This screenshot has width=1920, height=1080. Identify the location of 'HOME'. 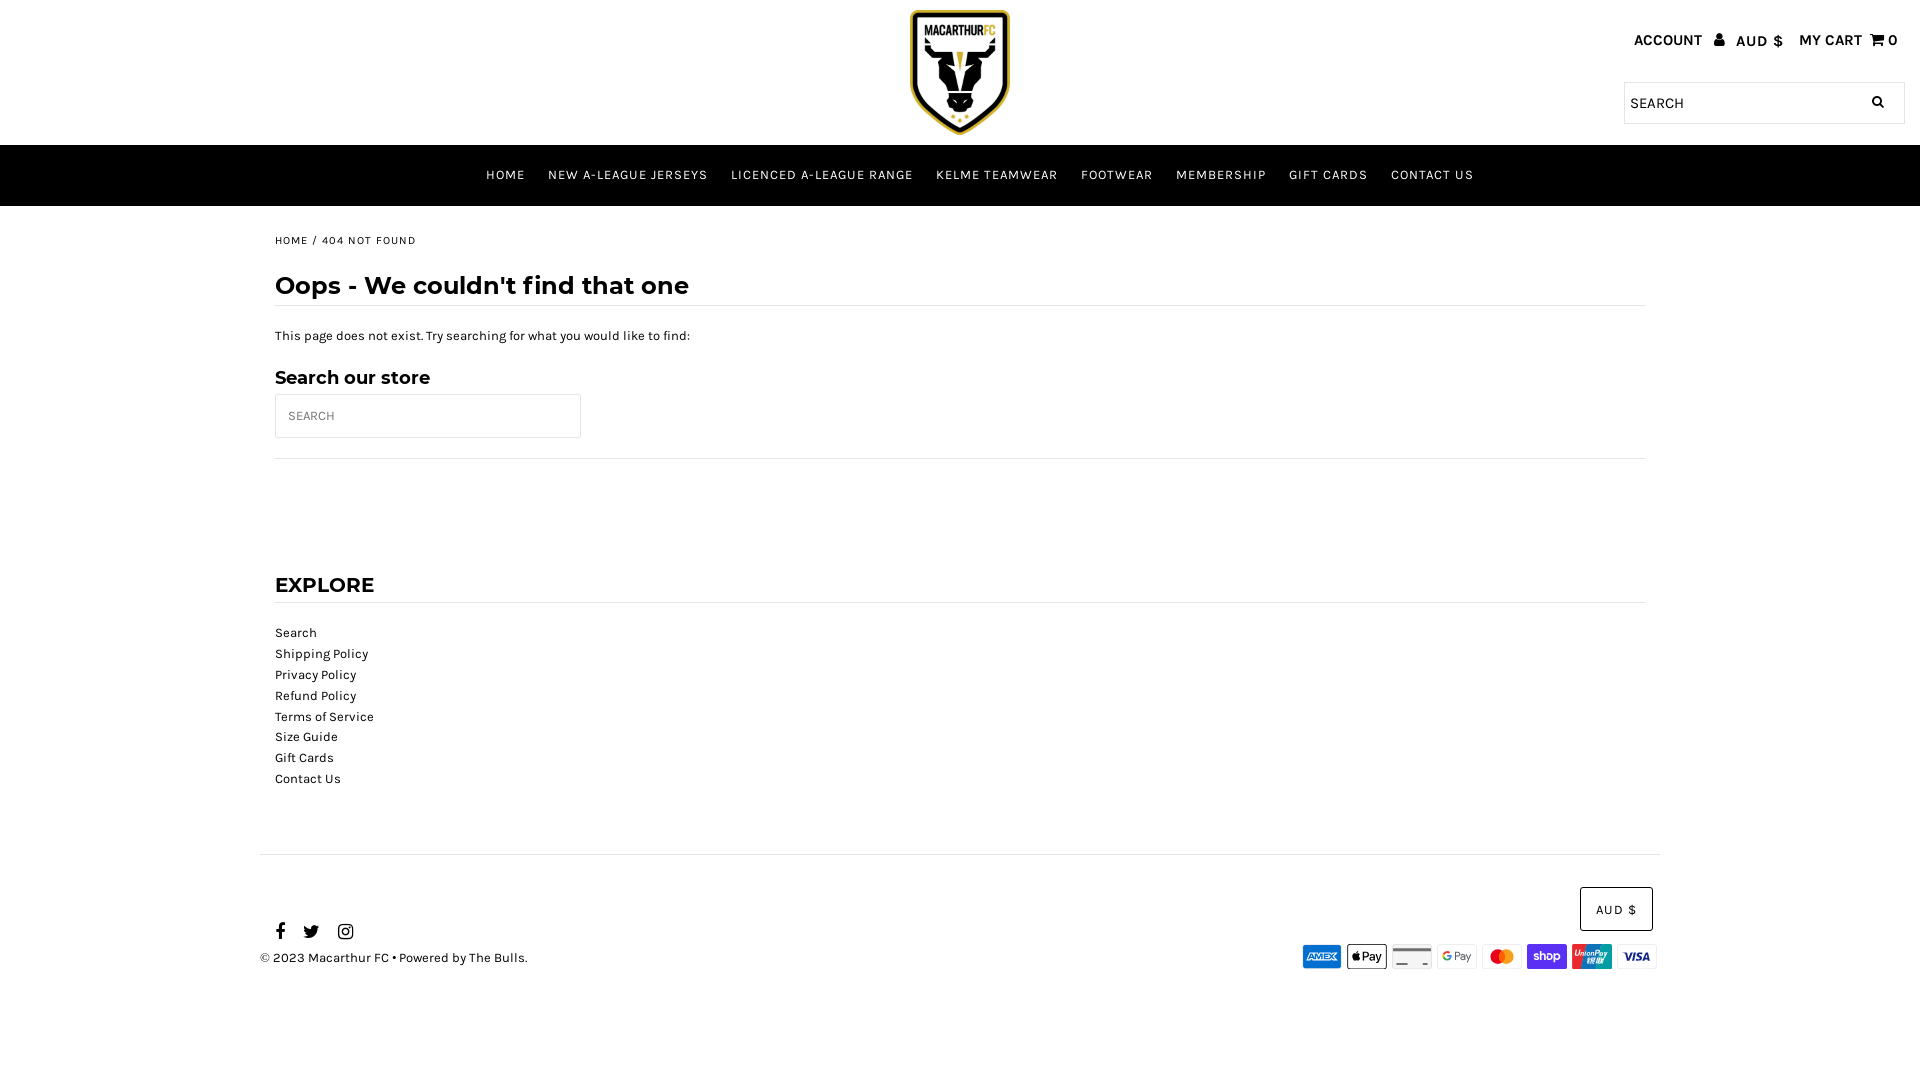
(290, 239).